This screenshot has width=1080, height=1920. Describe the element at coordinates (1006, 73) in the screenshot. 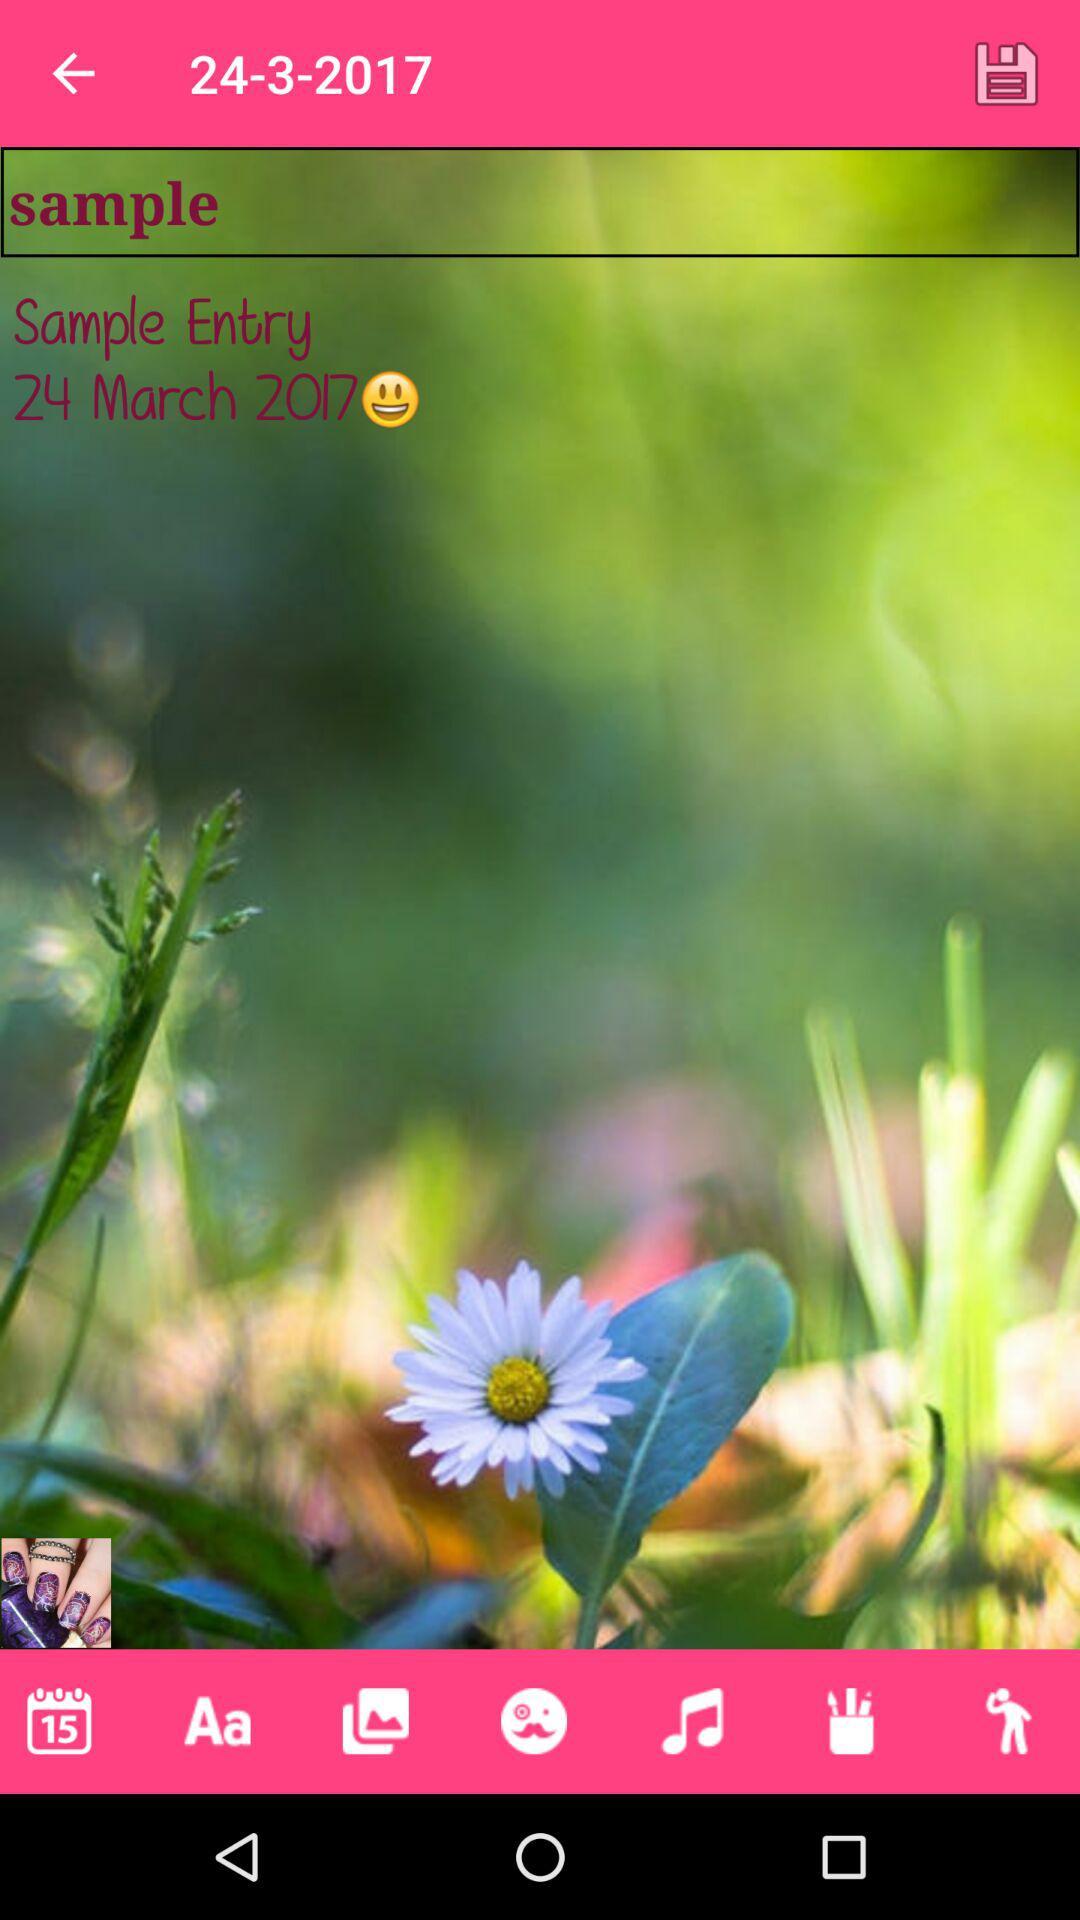

I see `icon above the sample icon` at that location.